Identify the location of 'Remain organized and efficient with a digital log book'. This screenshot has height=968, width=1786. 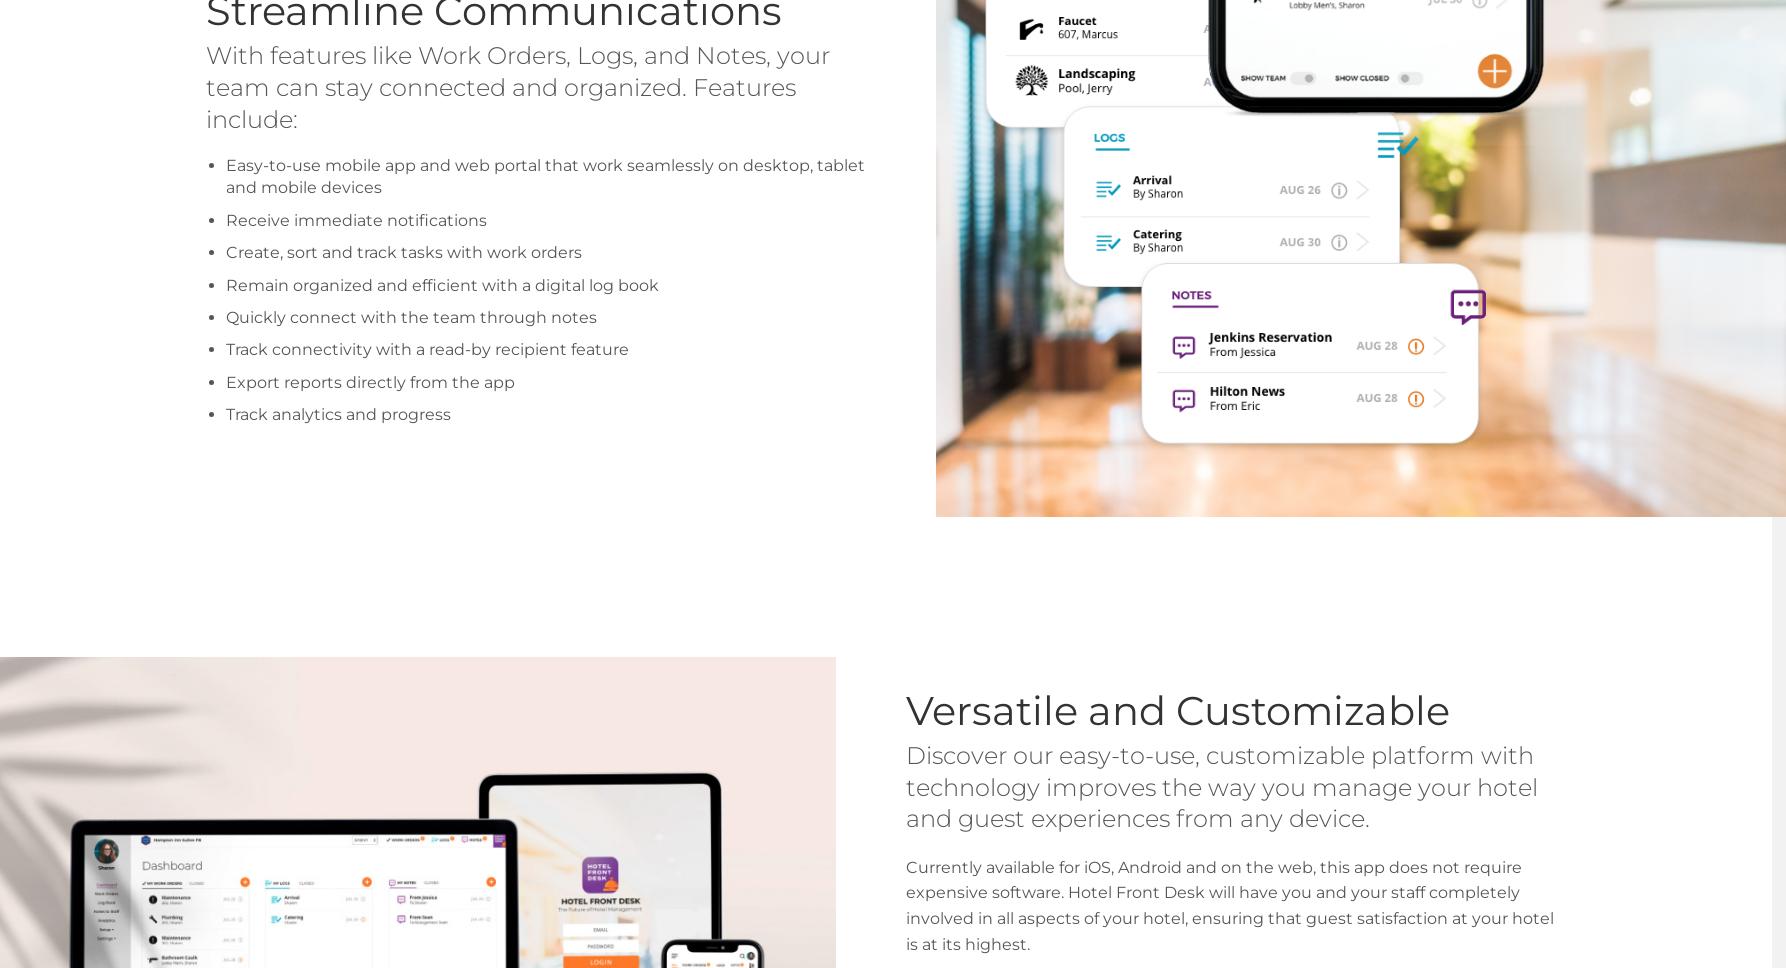
(224, 283).